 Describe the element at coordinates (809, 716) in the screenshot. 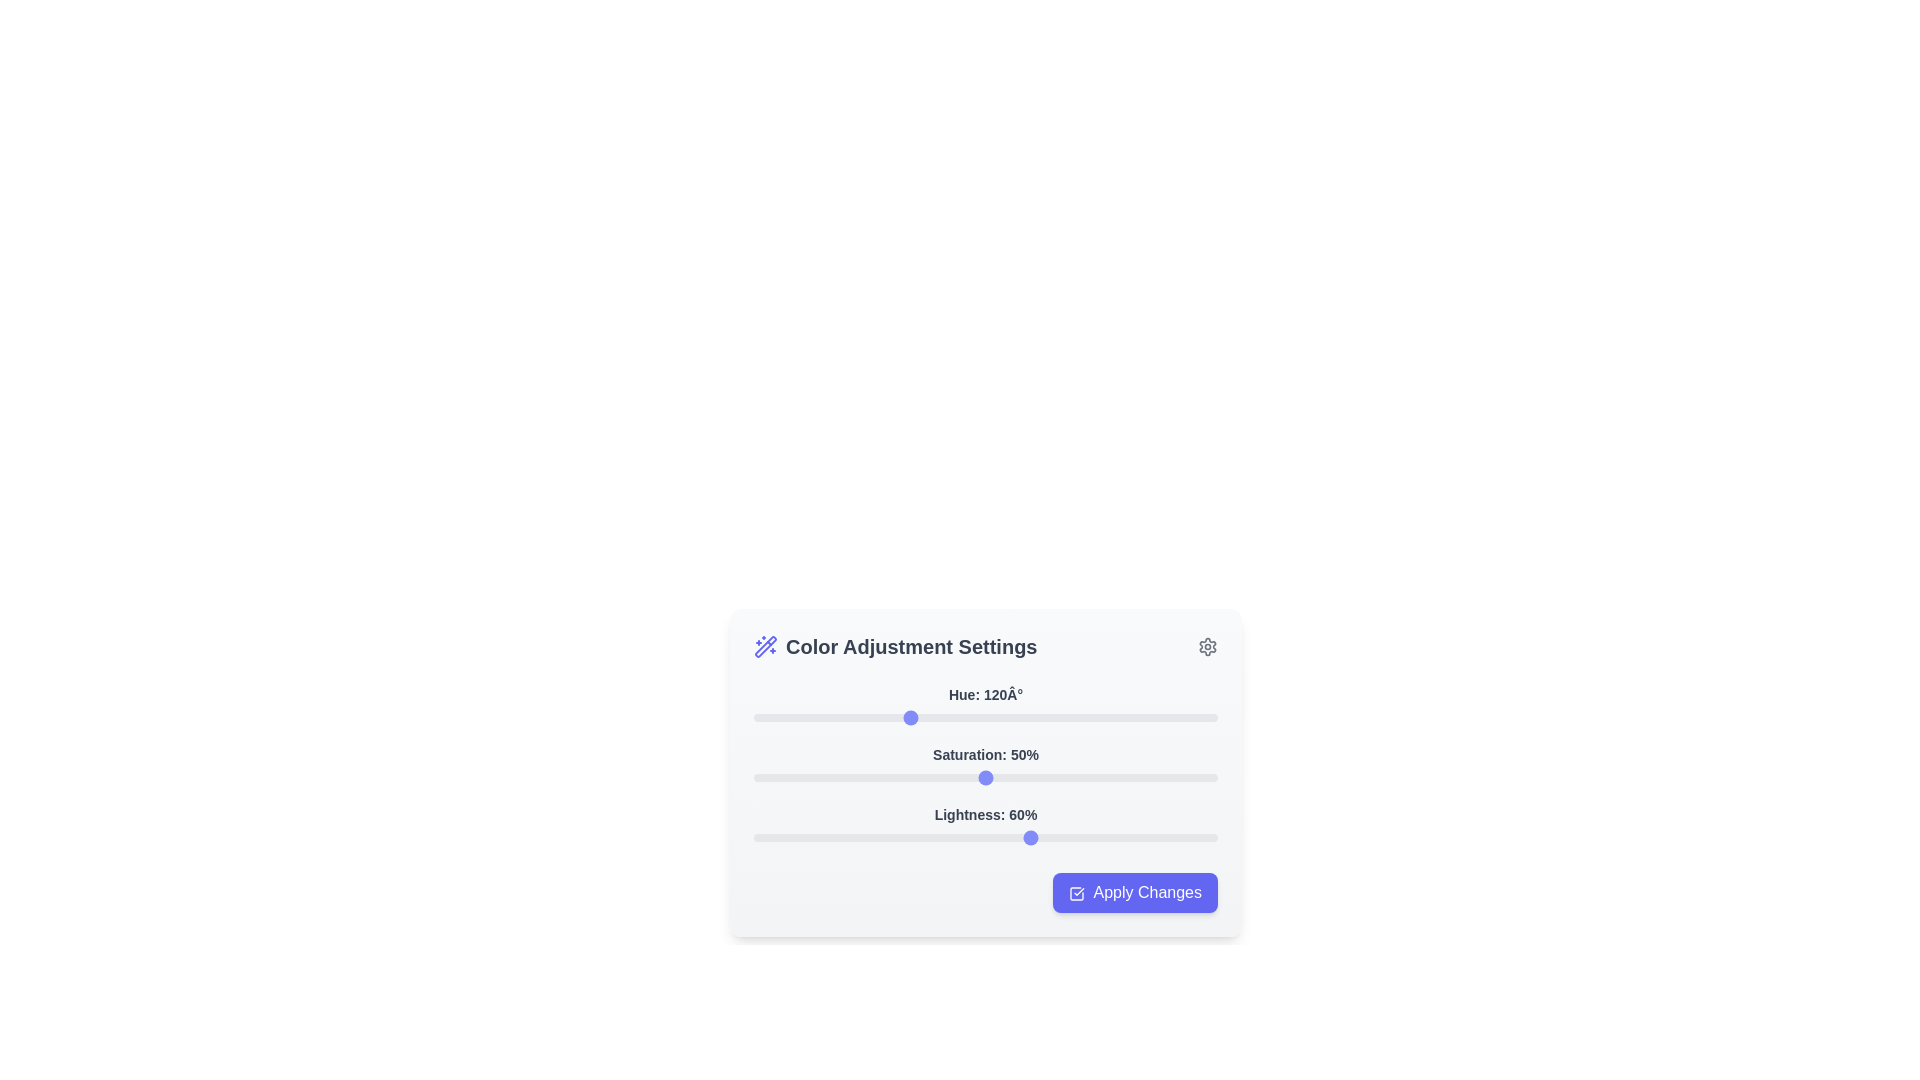

I see `hue` at that location.